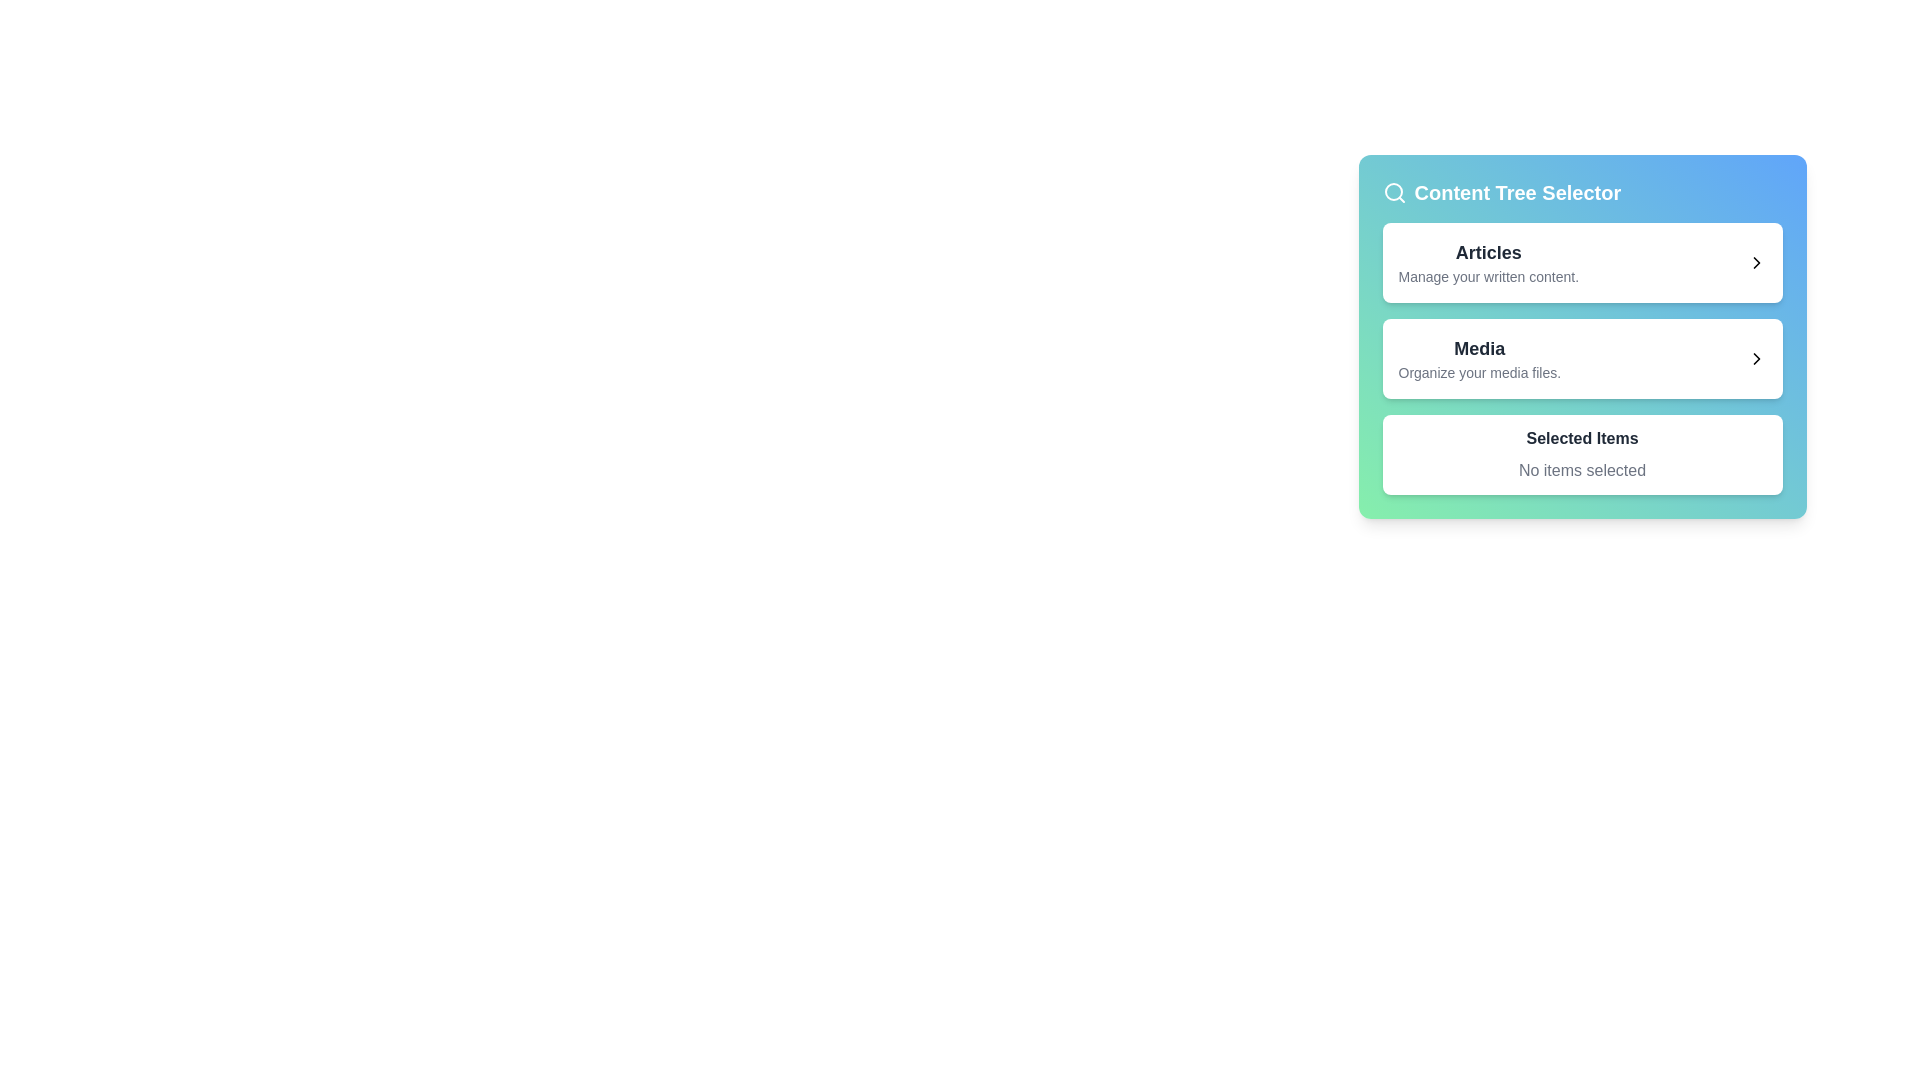 The image size is (1920, 1080). Describe the element at coordinates (1755, 357) in the screenshot. I see `the right-facing chevron icon next to the text 'Media'` at that location.